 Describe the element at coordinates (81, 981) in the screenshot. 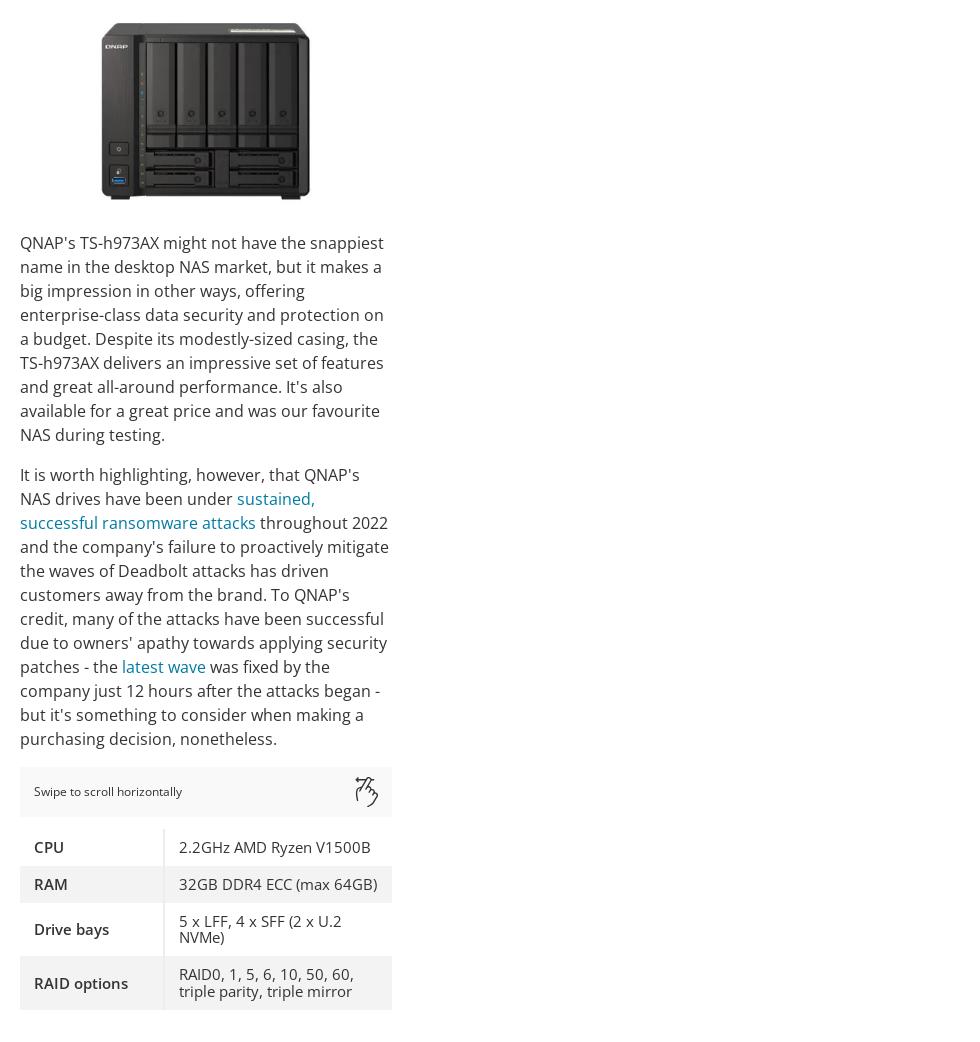

I see `'RAID options'` at that location.